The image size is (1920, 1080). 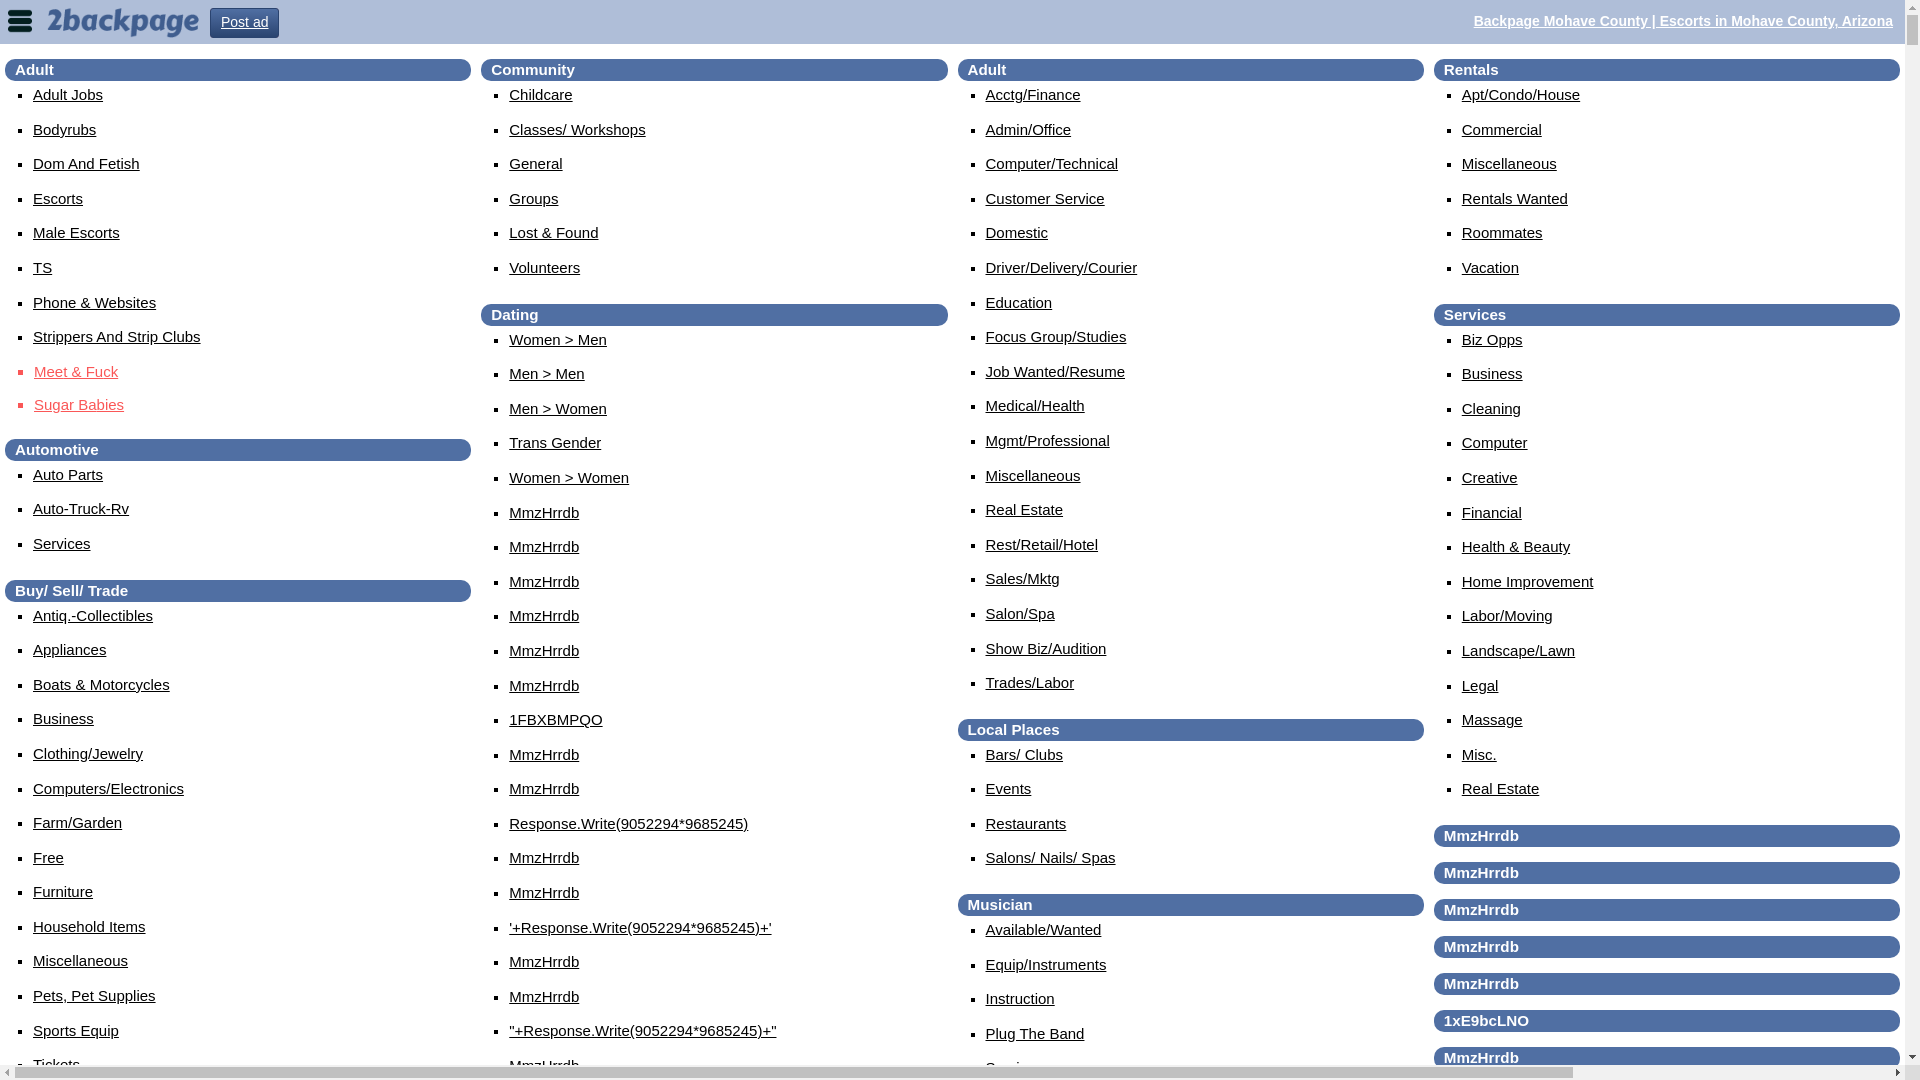 What do you see at coordinates (57, 198) in the screenshot?
I see `'Escorts'` at bounding box center [57, 198].